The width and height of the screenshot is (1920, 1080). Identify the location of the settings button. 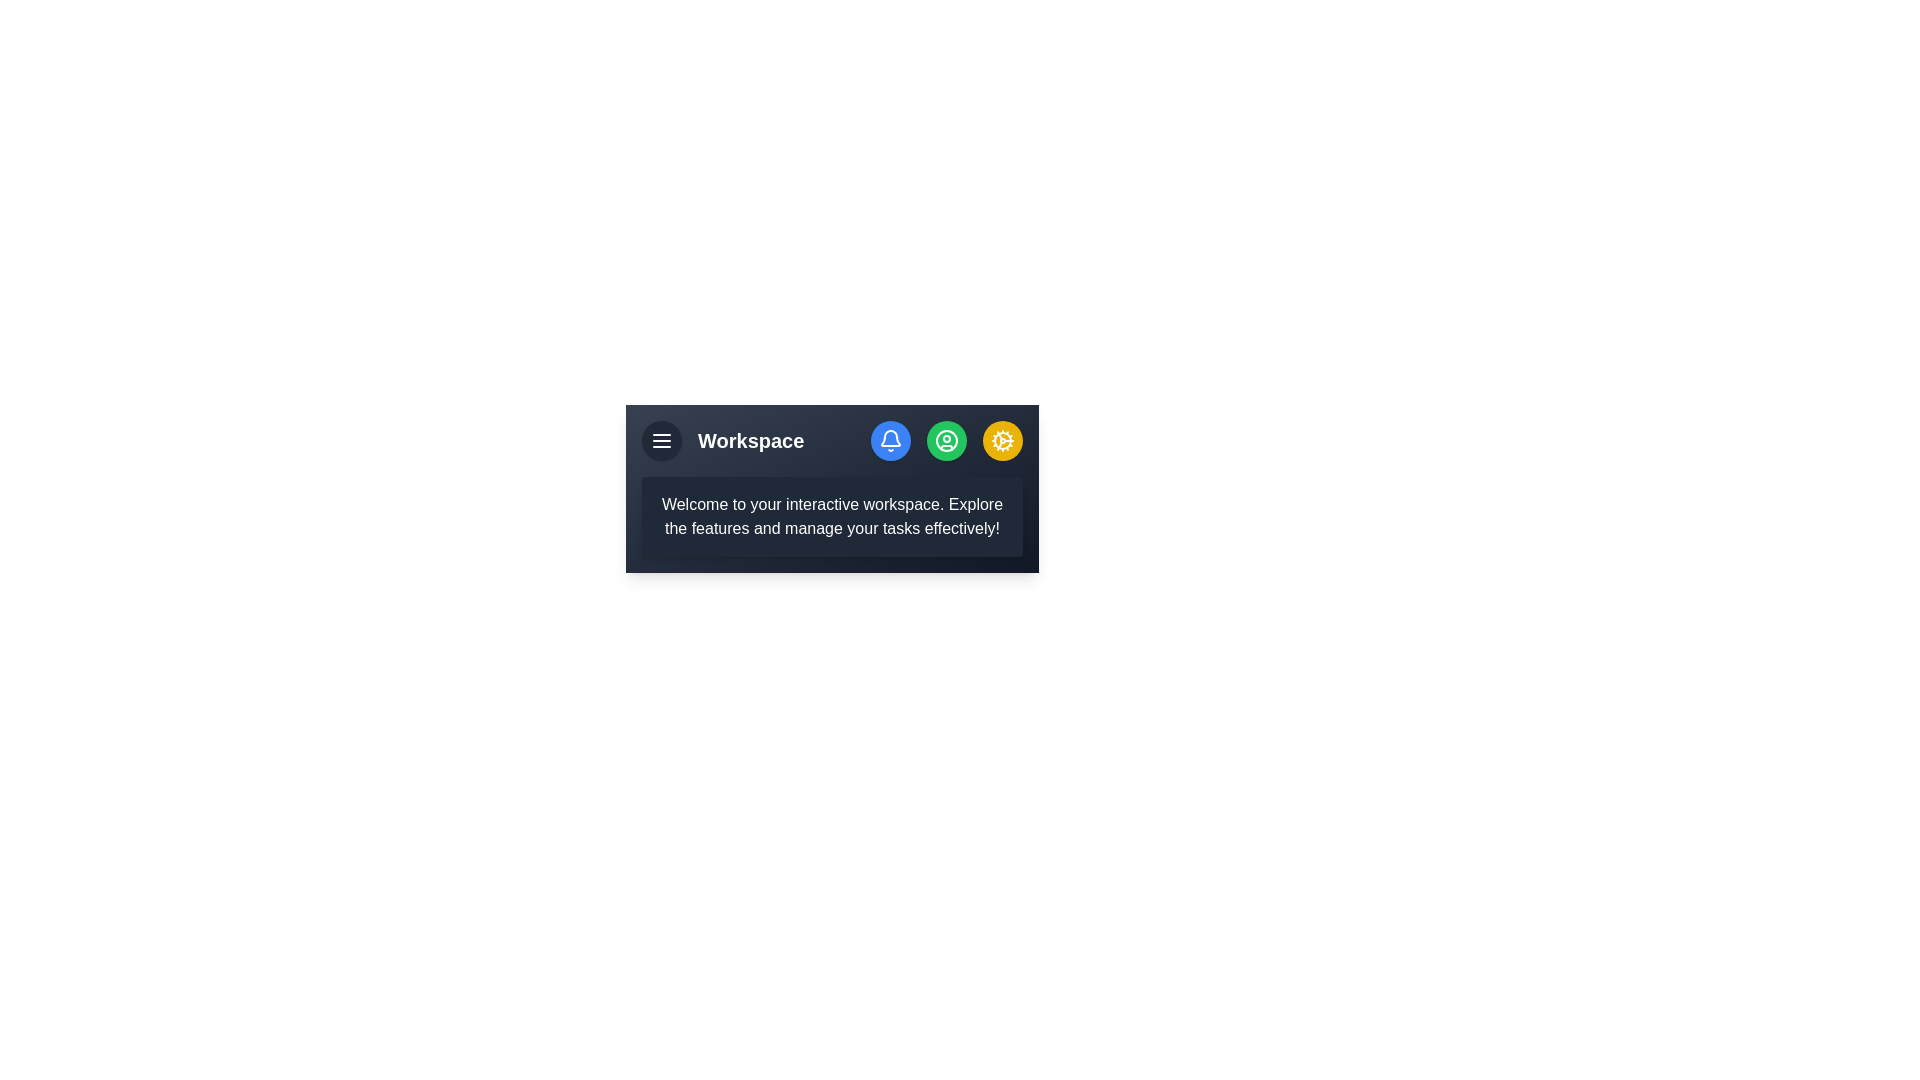
(1003, 439).